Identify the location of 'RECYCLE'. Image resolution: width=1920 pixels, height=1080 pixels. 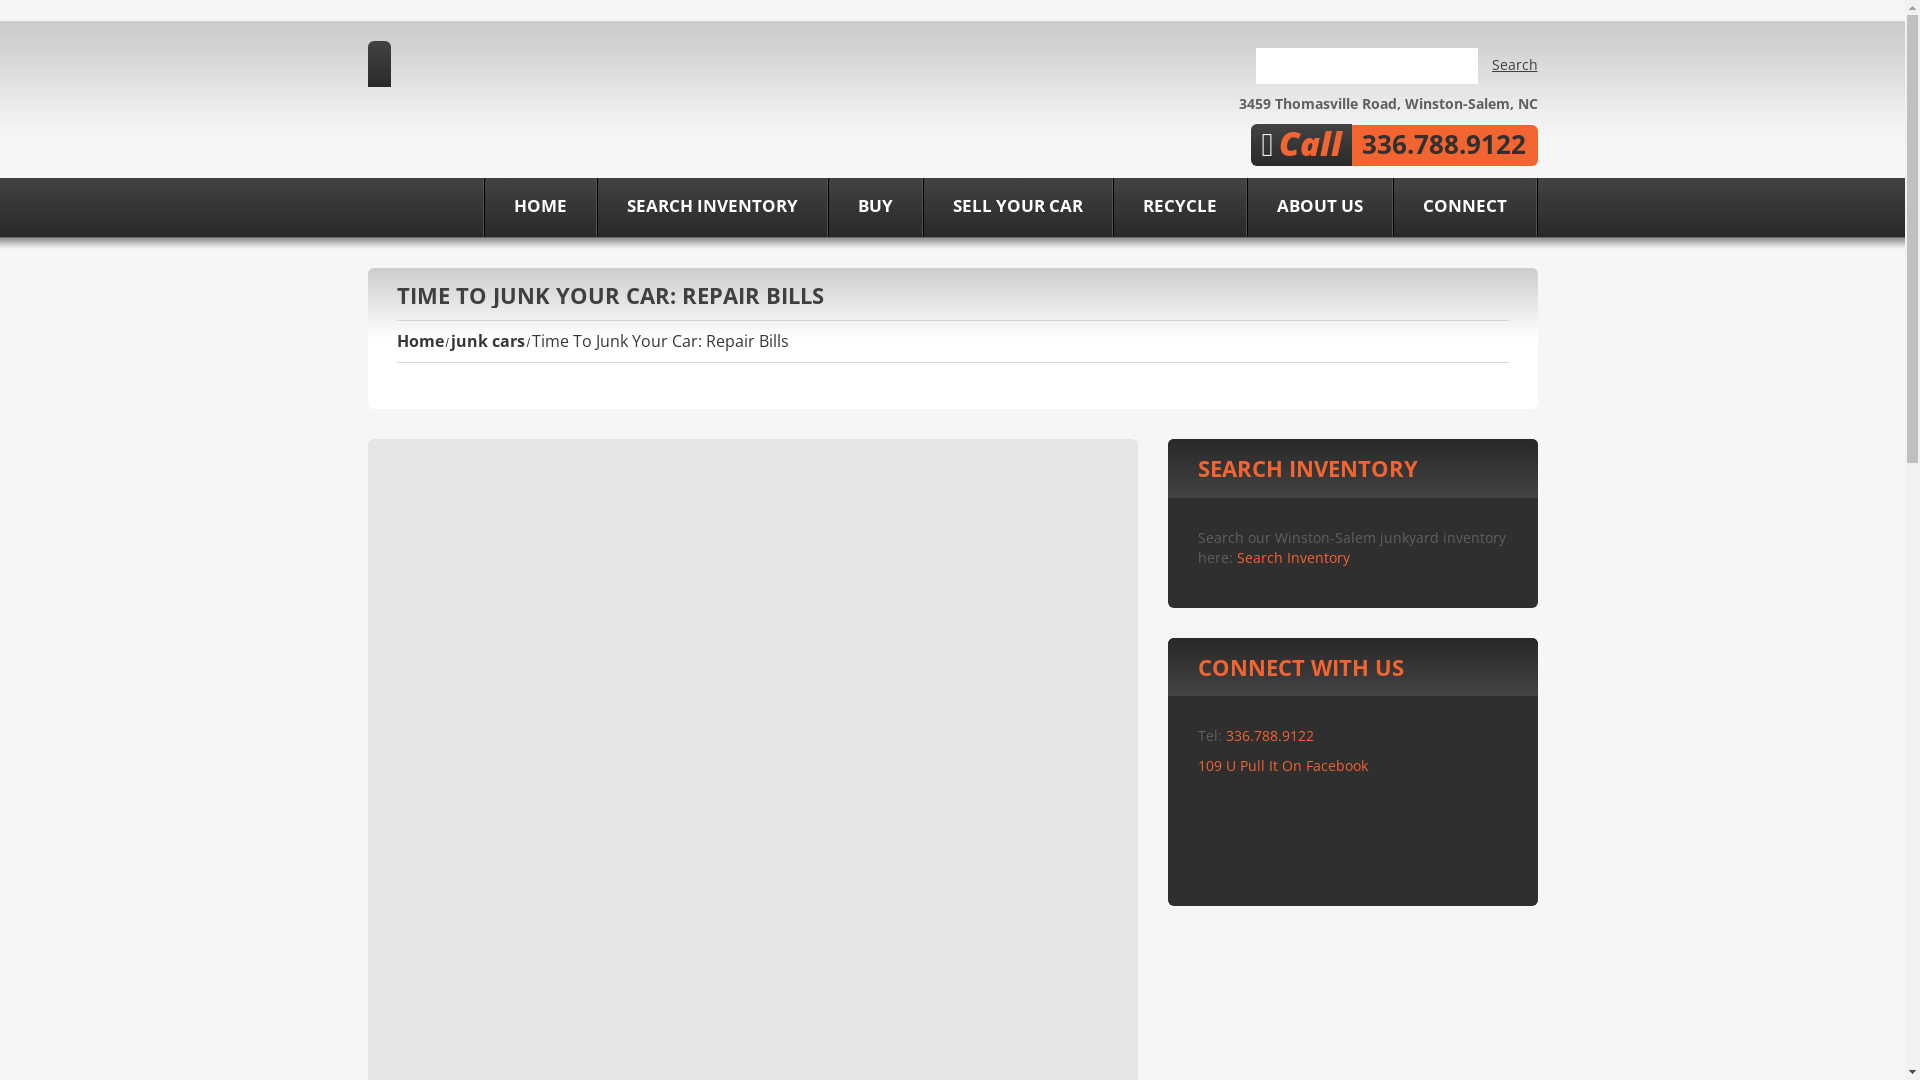
(1179, 207).